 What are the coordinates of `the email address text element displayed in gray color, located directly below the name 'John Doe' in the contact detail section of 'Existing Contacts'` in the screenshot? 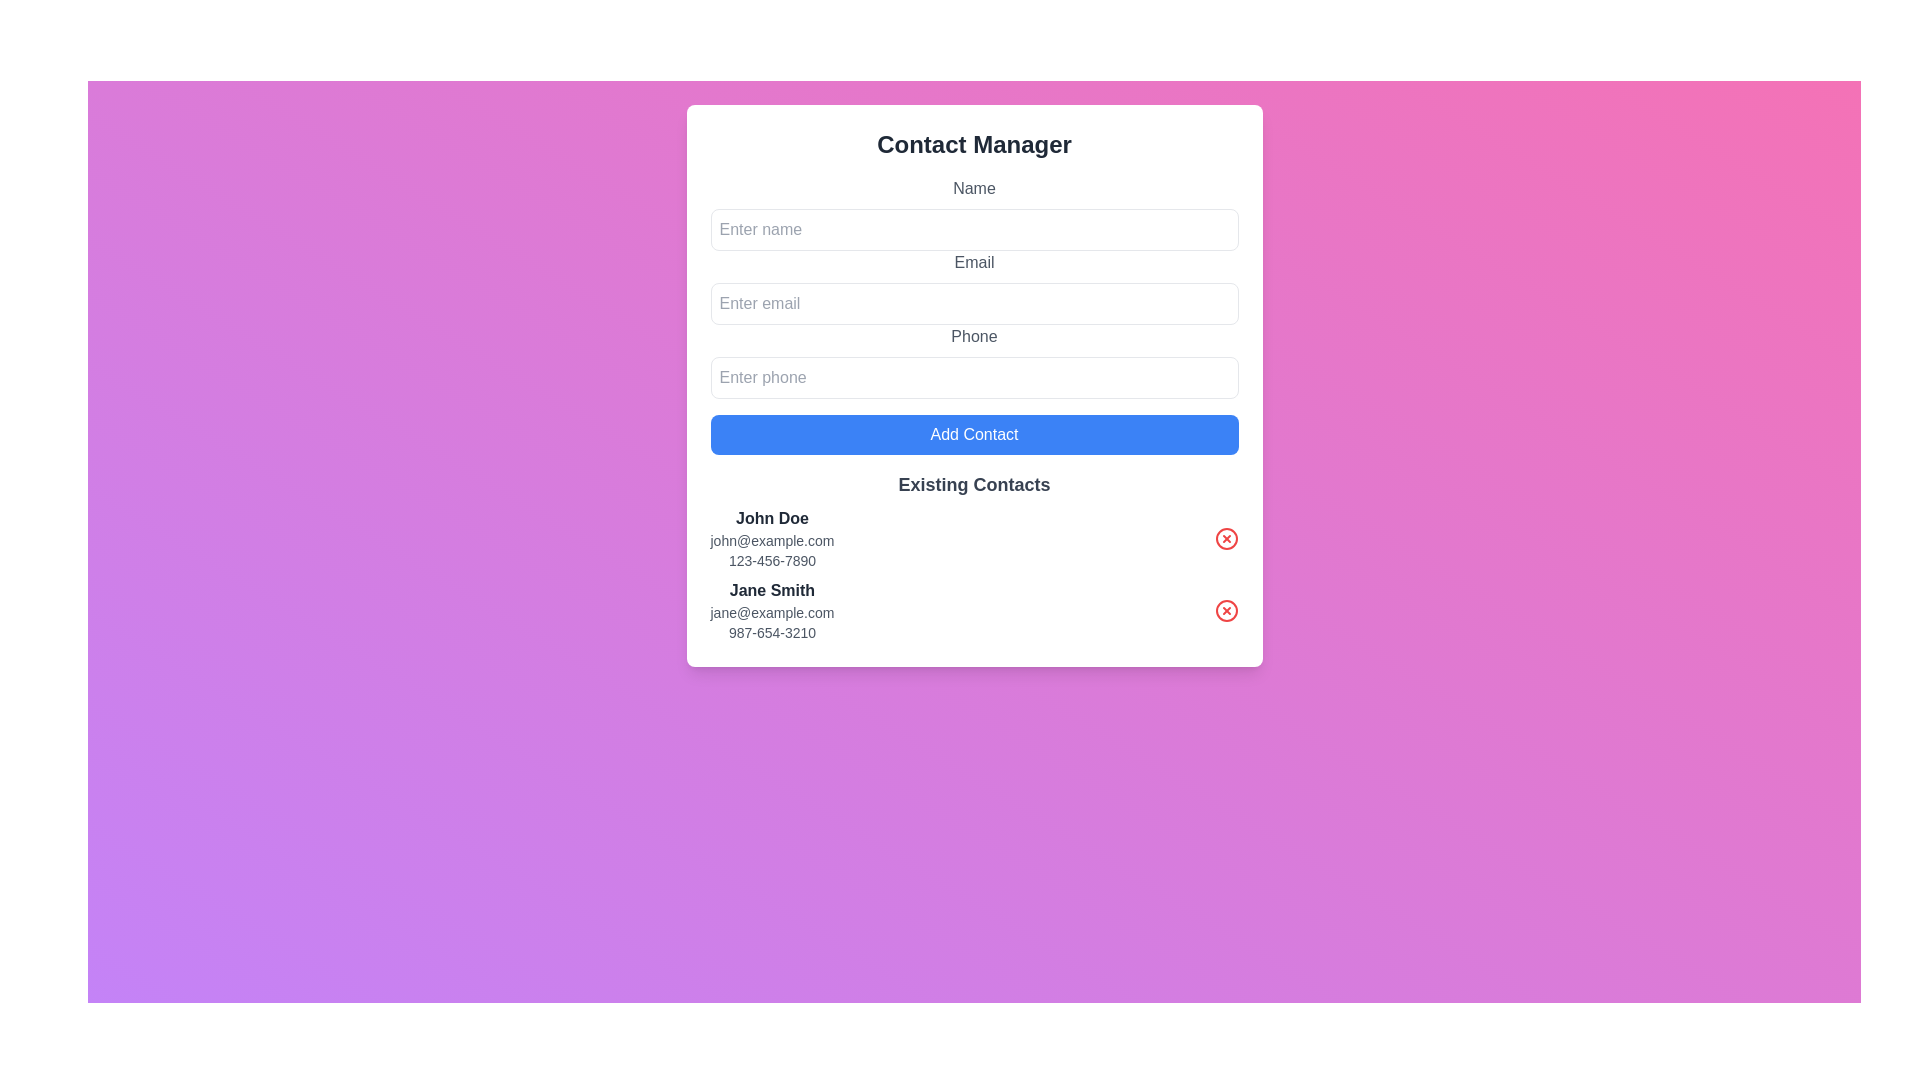 It's located at (771, 540).